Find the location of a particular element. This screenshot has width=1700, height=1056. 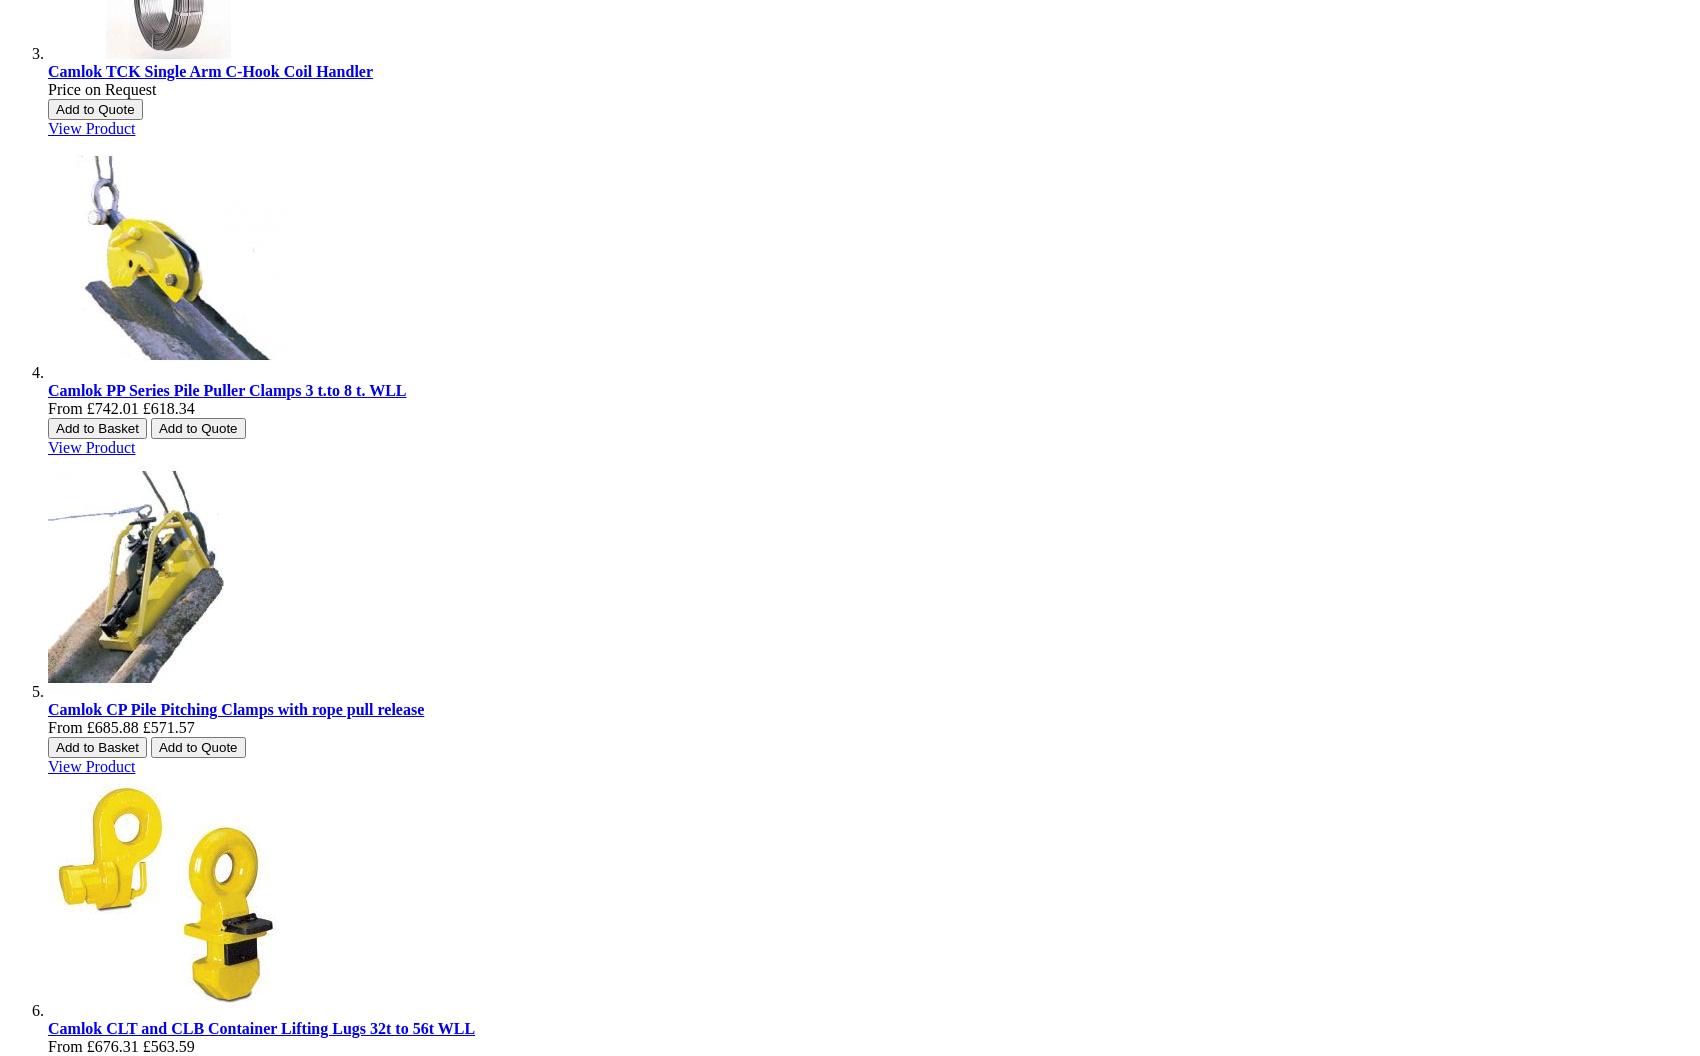

'£571.57' is located at coordinates (166, 726).